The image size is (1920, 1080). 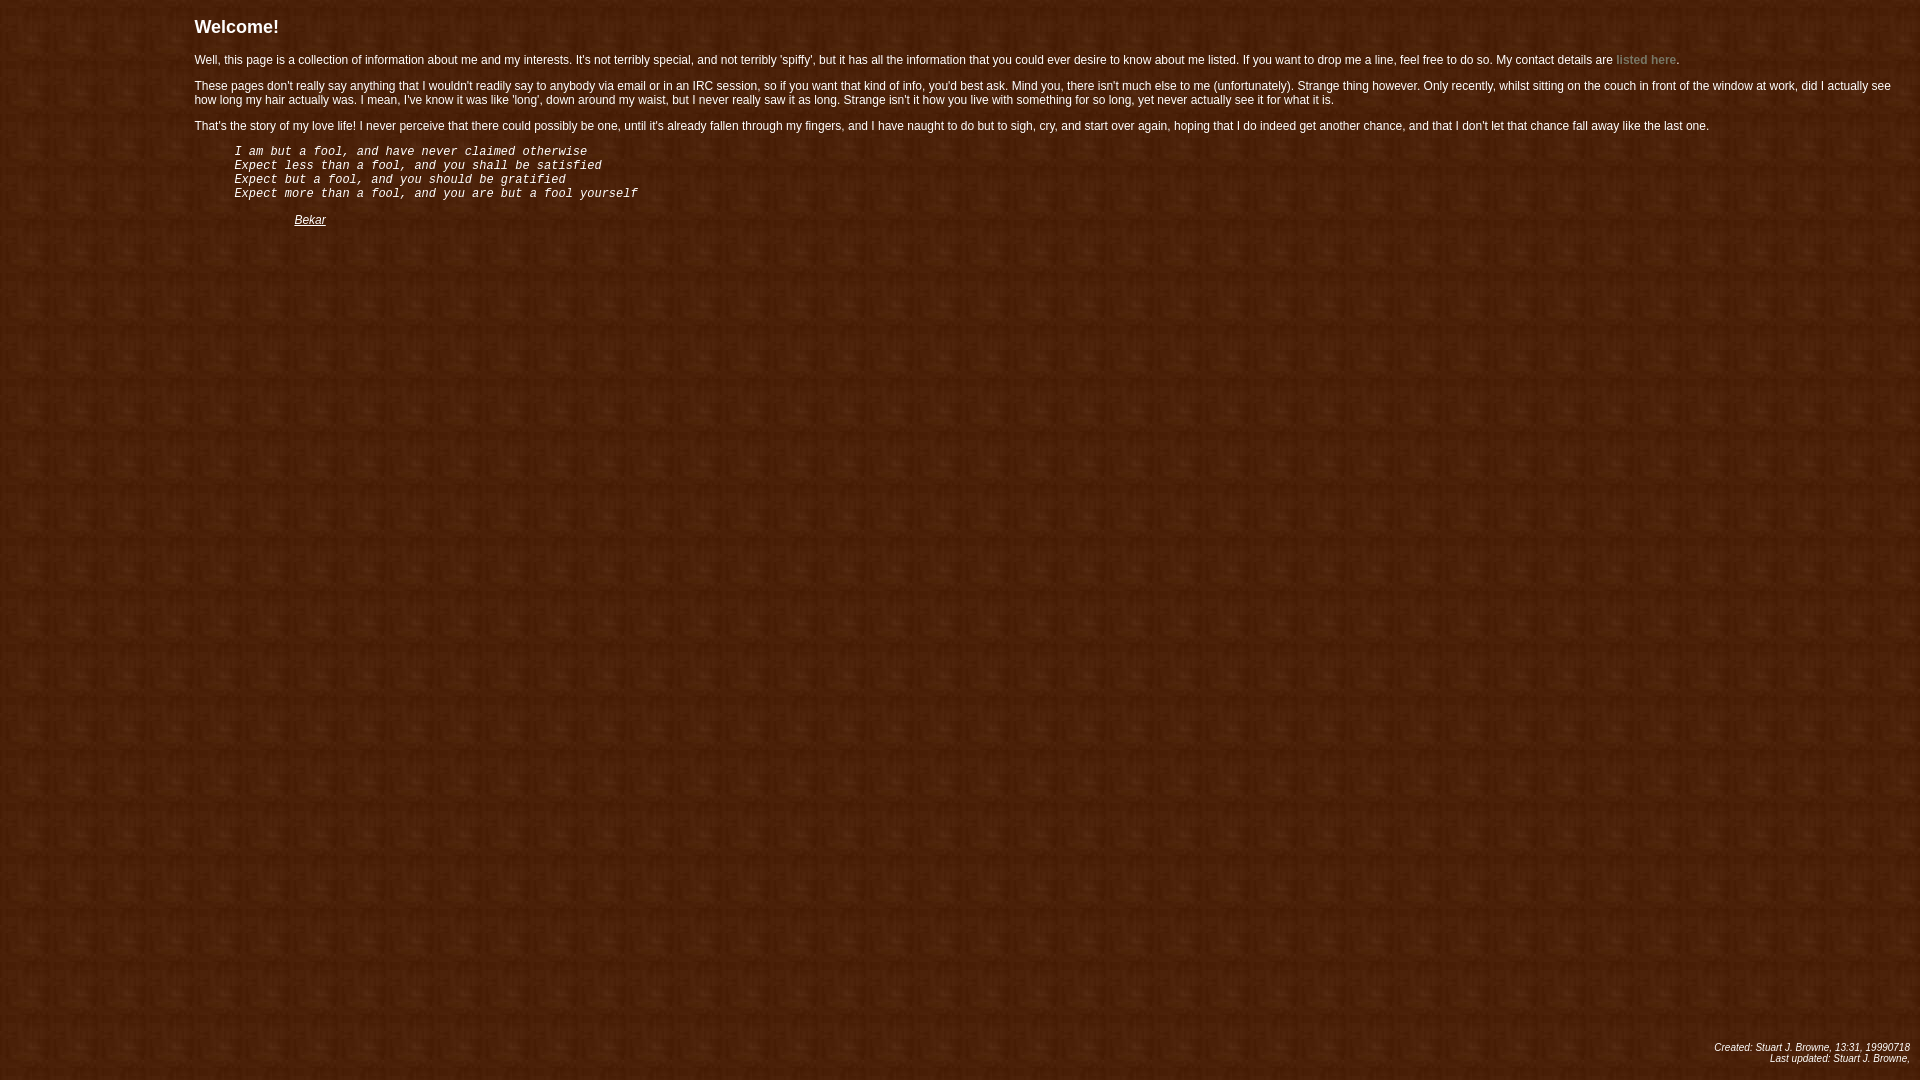 What do you see at coordinates (1616, 59) in the screenshot?
I see `'listed here'` at bounding box center [1616, 59].